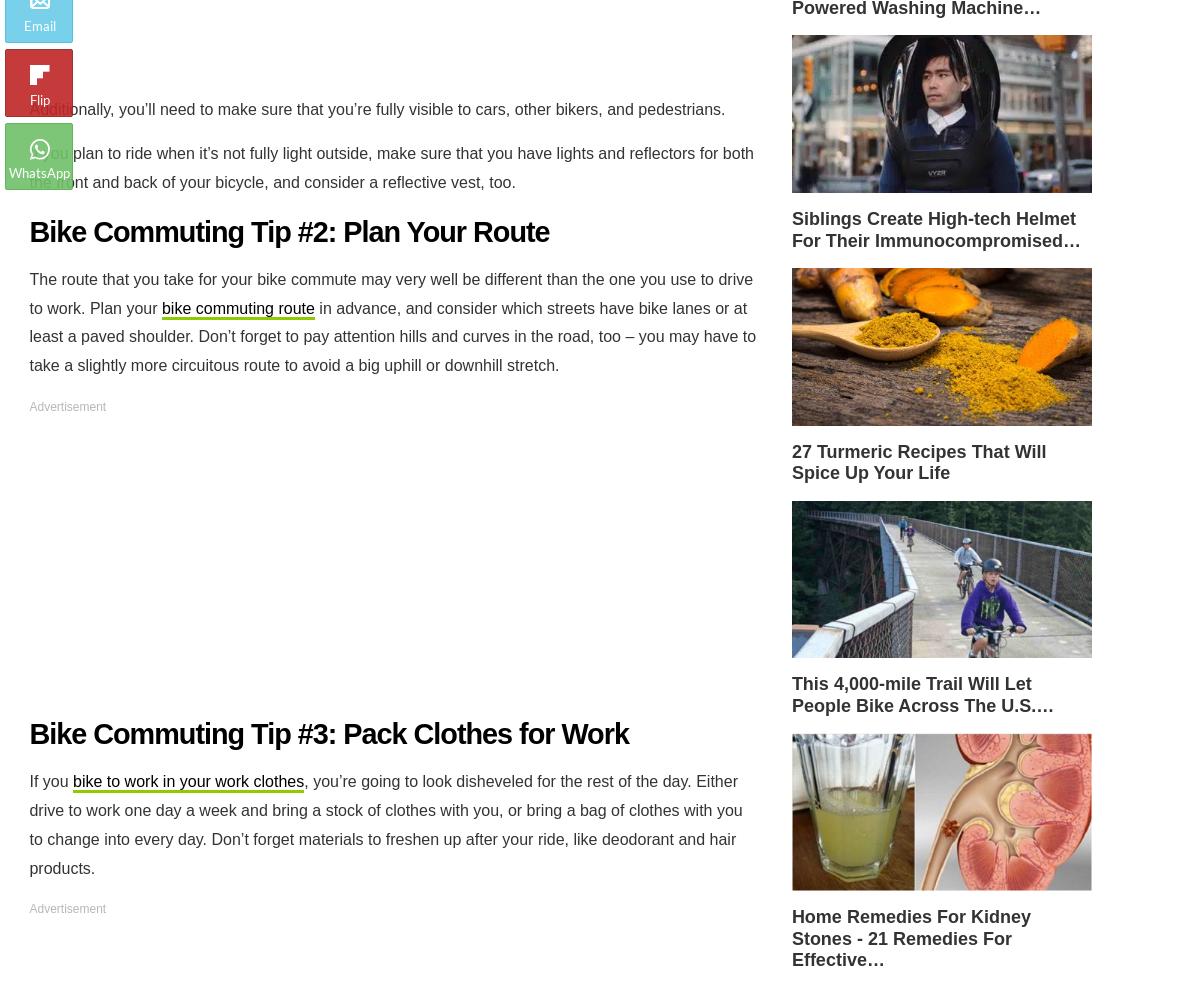  I want to click on 'If you', so click(50, 781).